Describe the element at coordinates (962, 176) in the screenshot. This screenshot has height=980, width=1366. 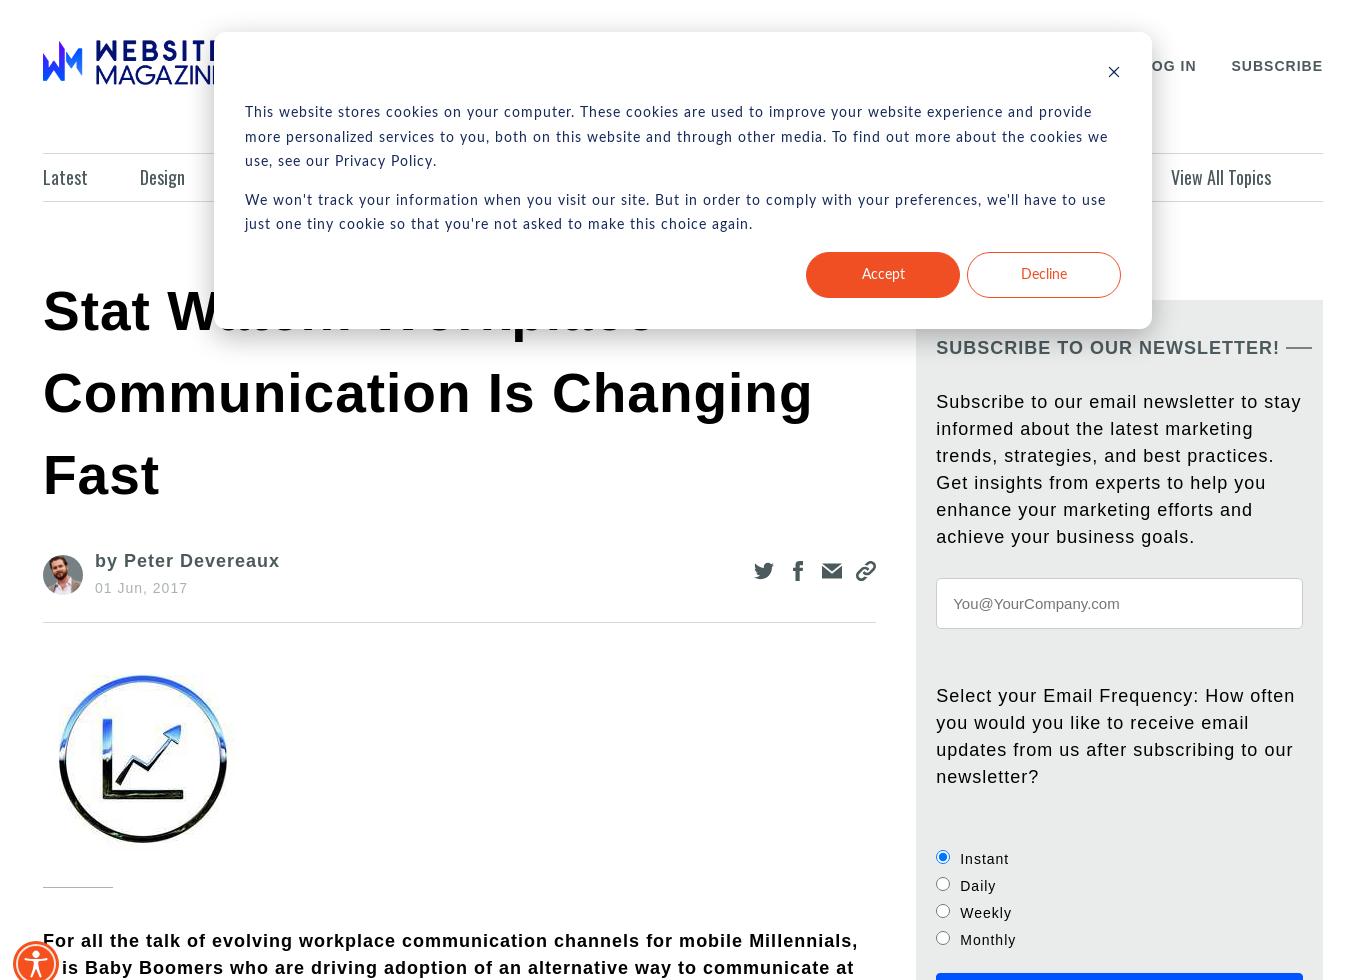
I see `'Email'` at that location.